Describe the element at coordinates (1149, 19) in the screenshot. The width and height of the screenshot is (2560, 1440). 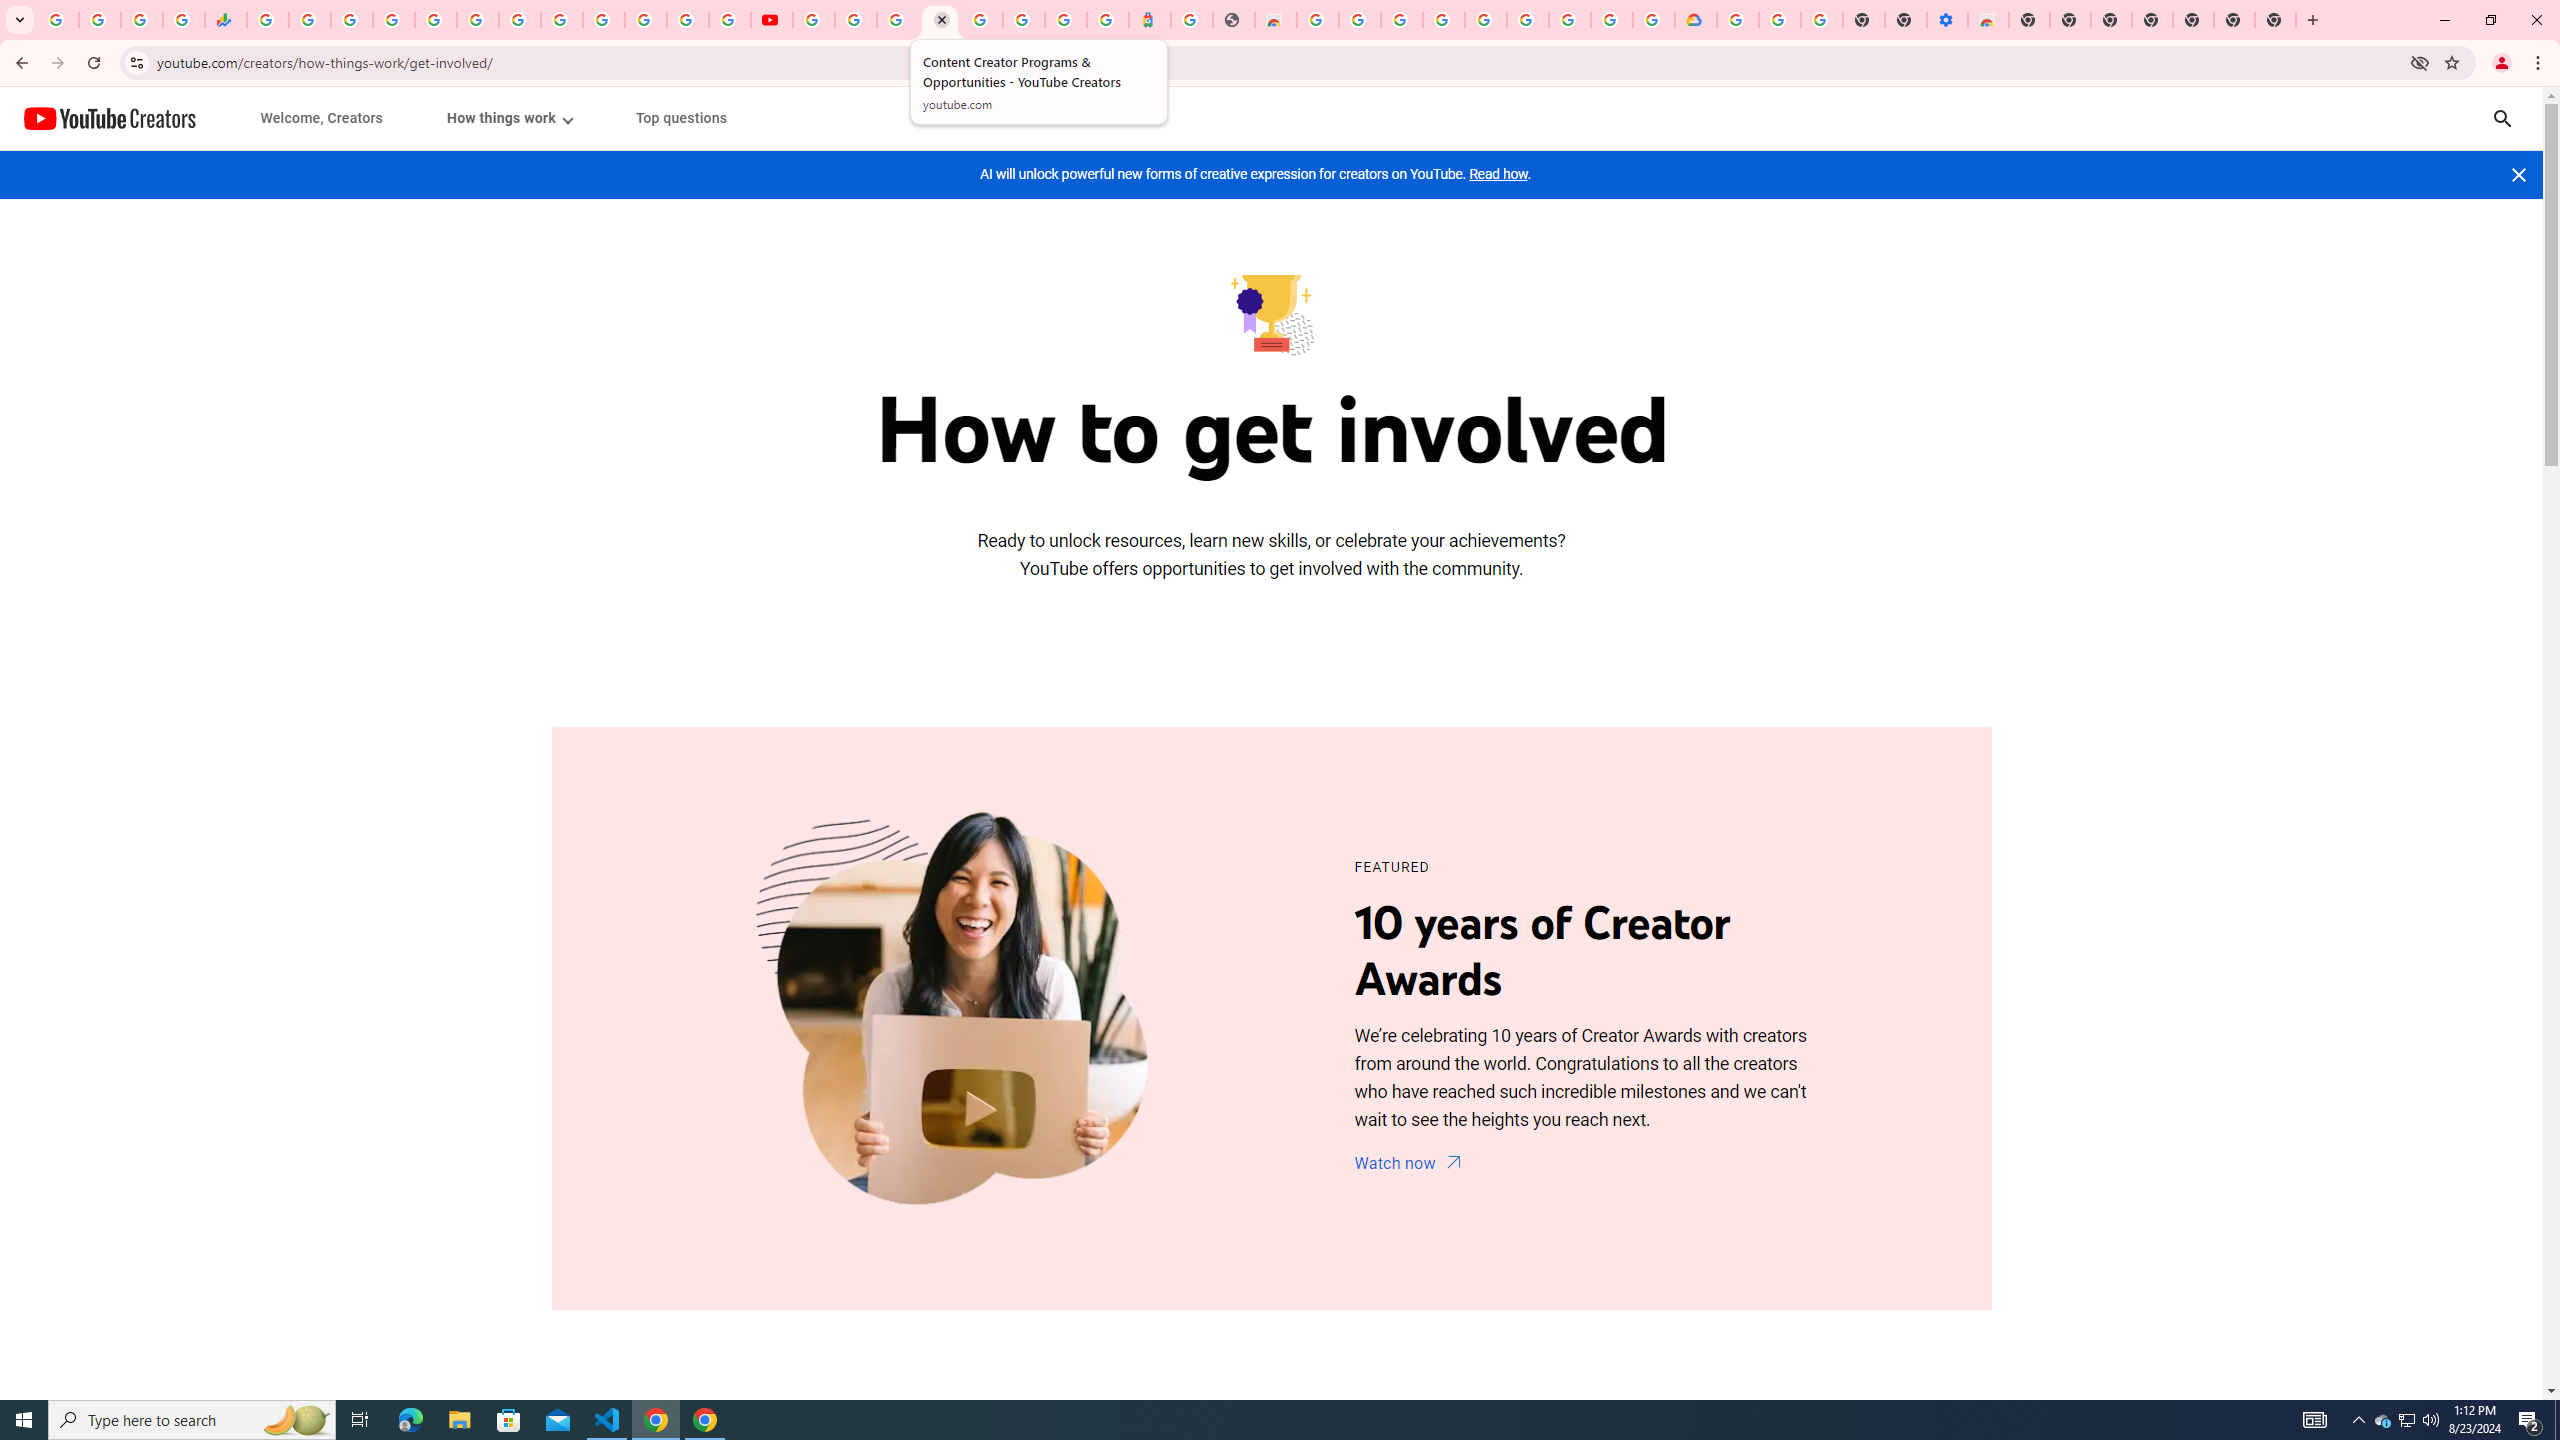
I see `'Atour Hotel - Google hotels'` at that location.